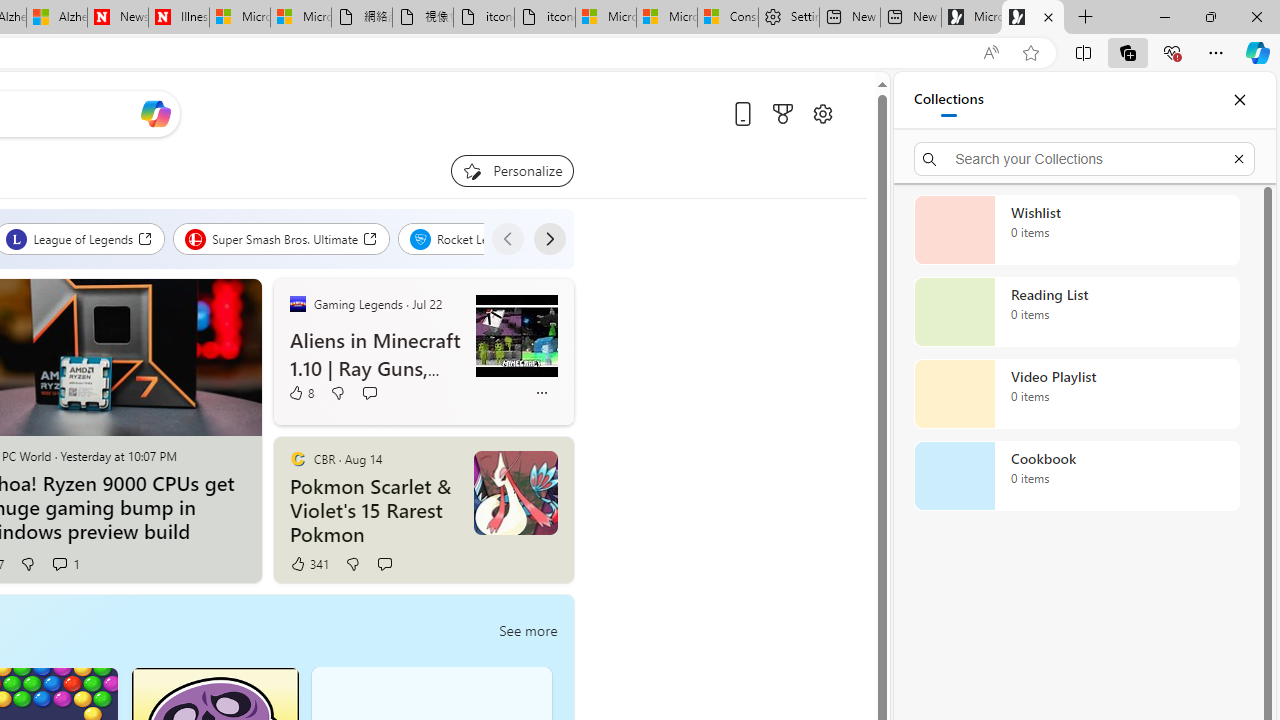 The width and height of the screenshot is (1280, 720). Describe the element at coordinates (117, 17) in the screenshot. I see `'Newsweek - News, Analysis, Politics, Business, Technology'` at that location.